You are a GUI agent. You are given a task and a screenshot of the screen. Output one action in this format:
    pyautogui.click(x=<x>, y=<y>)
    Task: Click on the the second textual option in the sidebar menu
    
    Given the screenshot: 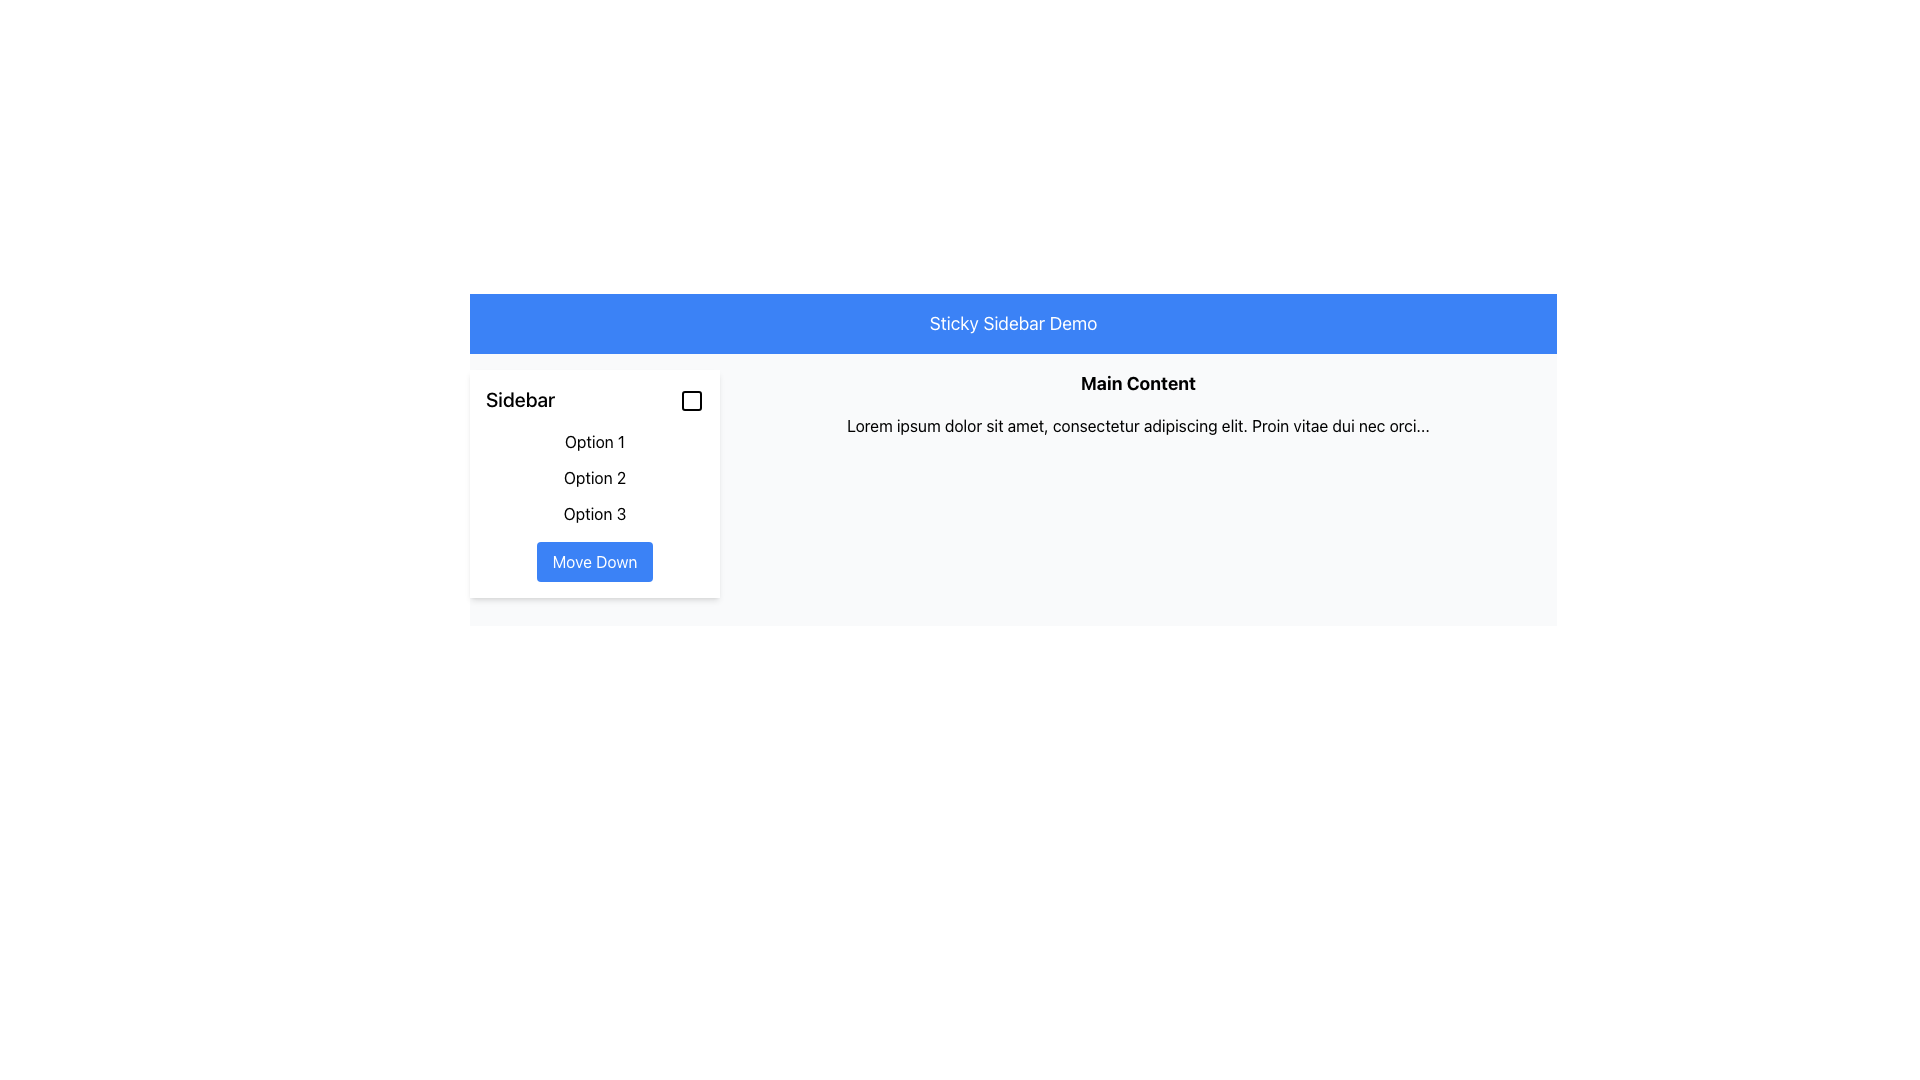 What is the action you would take?
    pyautogui.click(x=594, y=483)
    